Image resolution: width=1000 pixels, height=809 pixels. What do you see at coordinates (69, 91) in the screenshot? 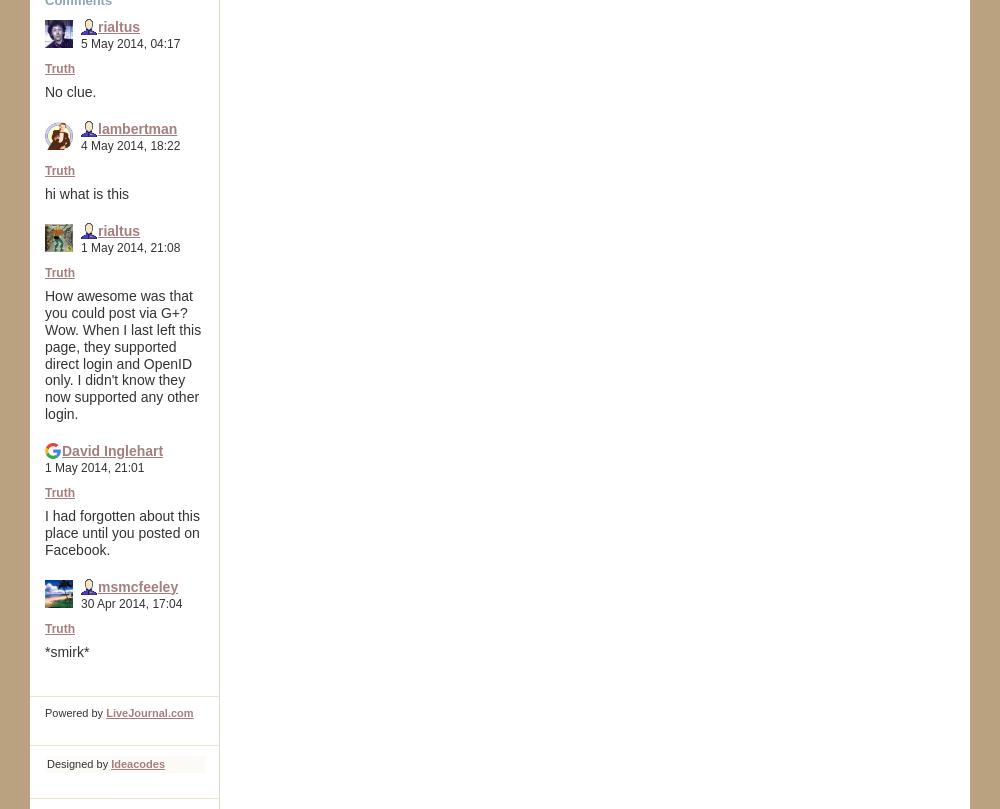
I see `'No clue.'` at bounding box center [69, 91].